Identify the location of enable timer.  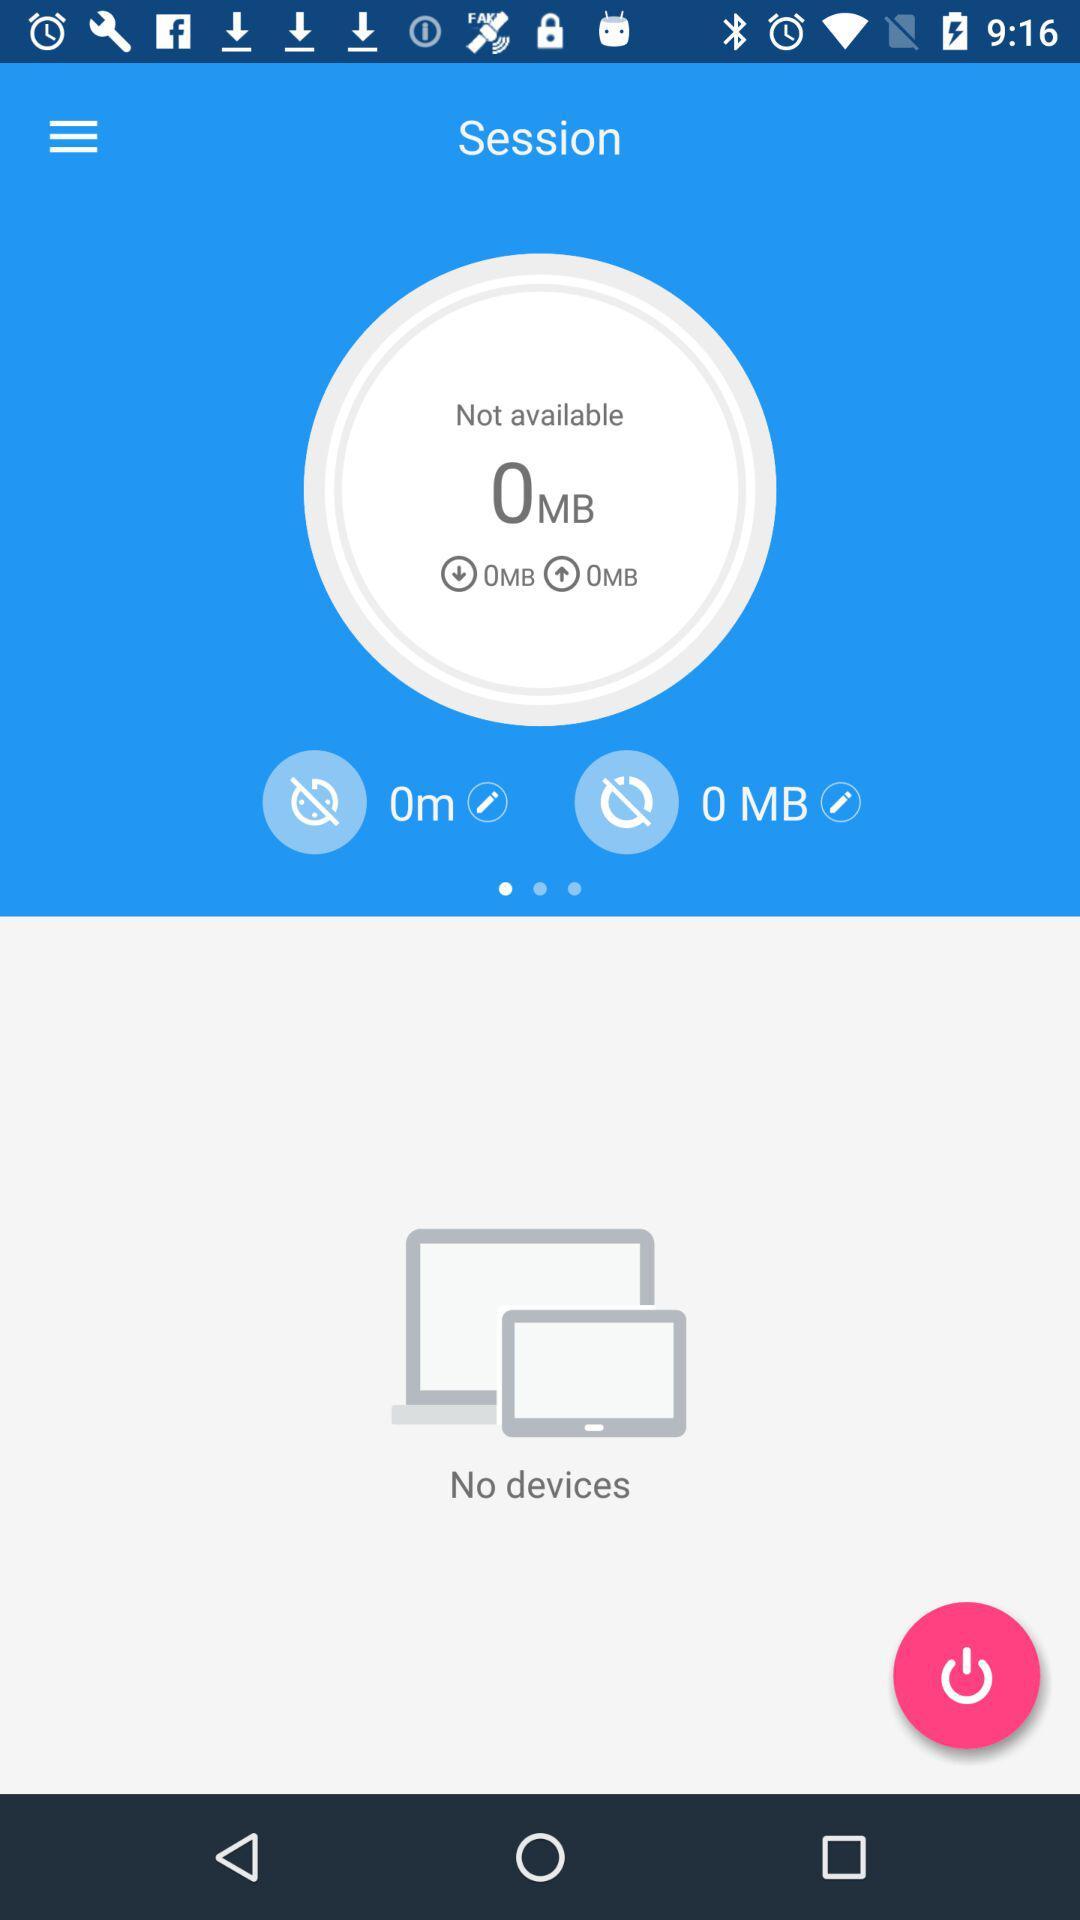
(314, 802).